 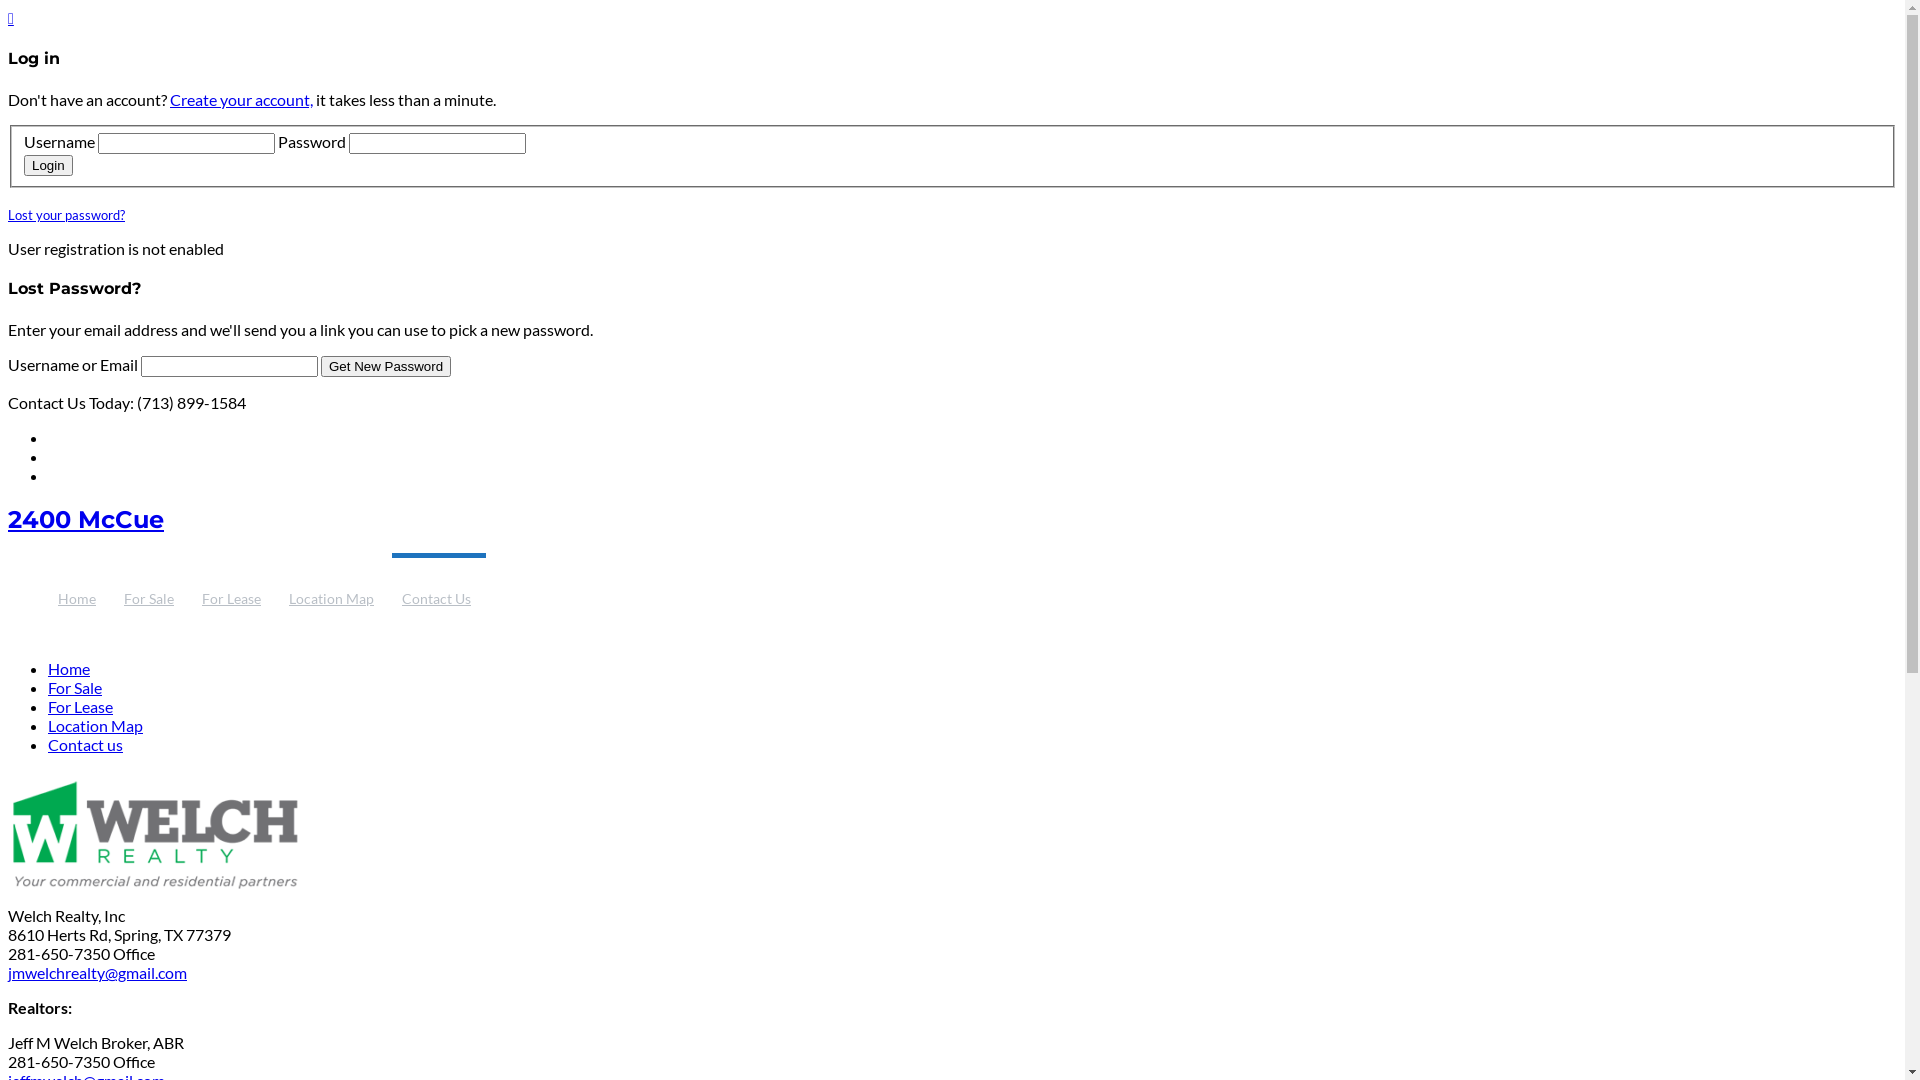 What do you see at coordinates (66, 215) in the screenshot?
I see `'Lost your password?'` at bounding box center [66, 215].